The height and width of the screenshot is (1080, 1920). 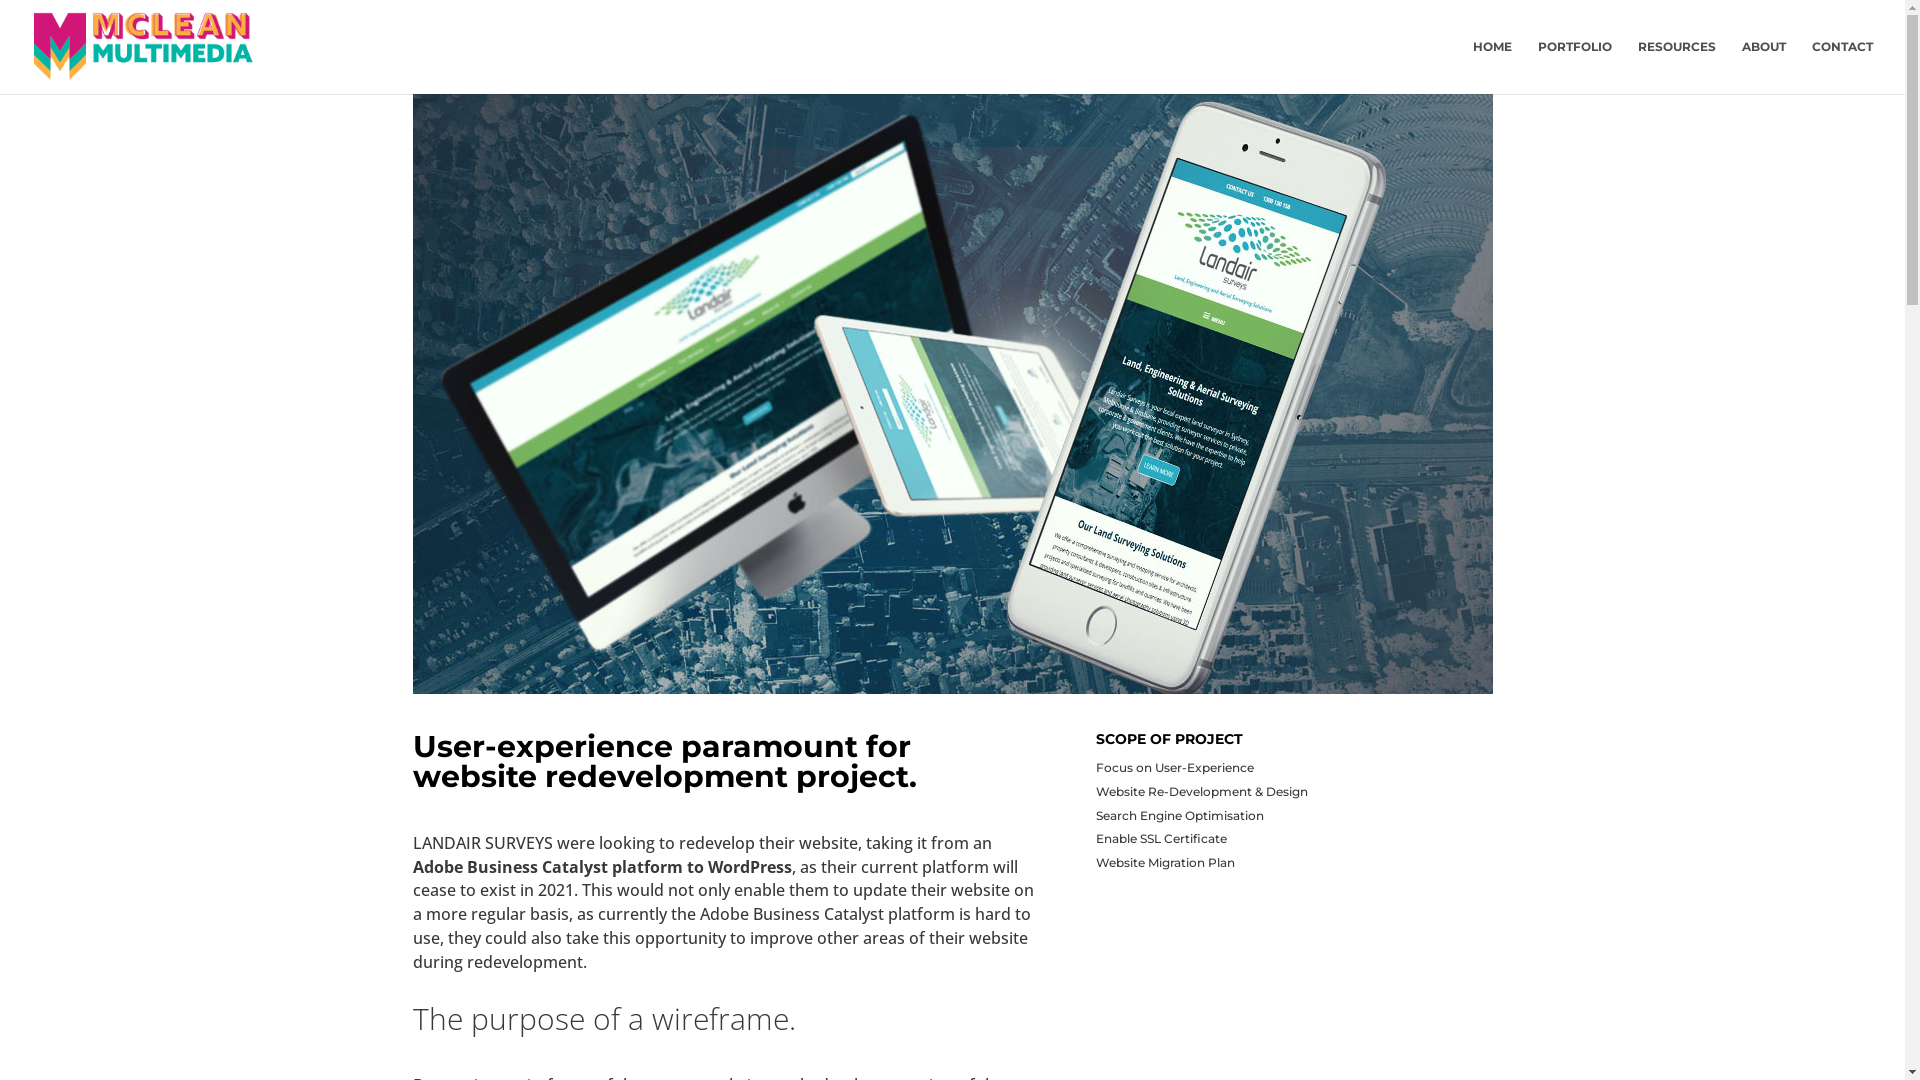 What do you see at coordinates (1573, 65) in the screenshot?
I see `'PORTFOLIO'` at bounding box center [1573, 65].